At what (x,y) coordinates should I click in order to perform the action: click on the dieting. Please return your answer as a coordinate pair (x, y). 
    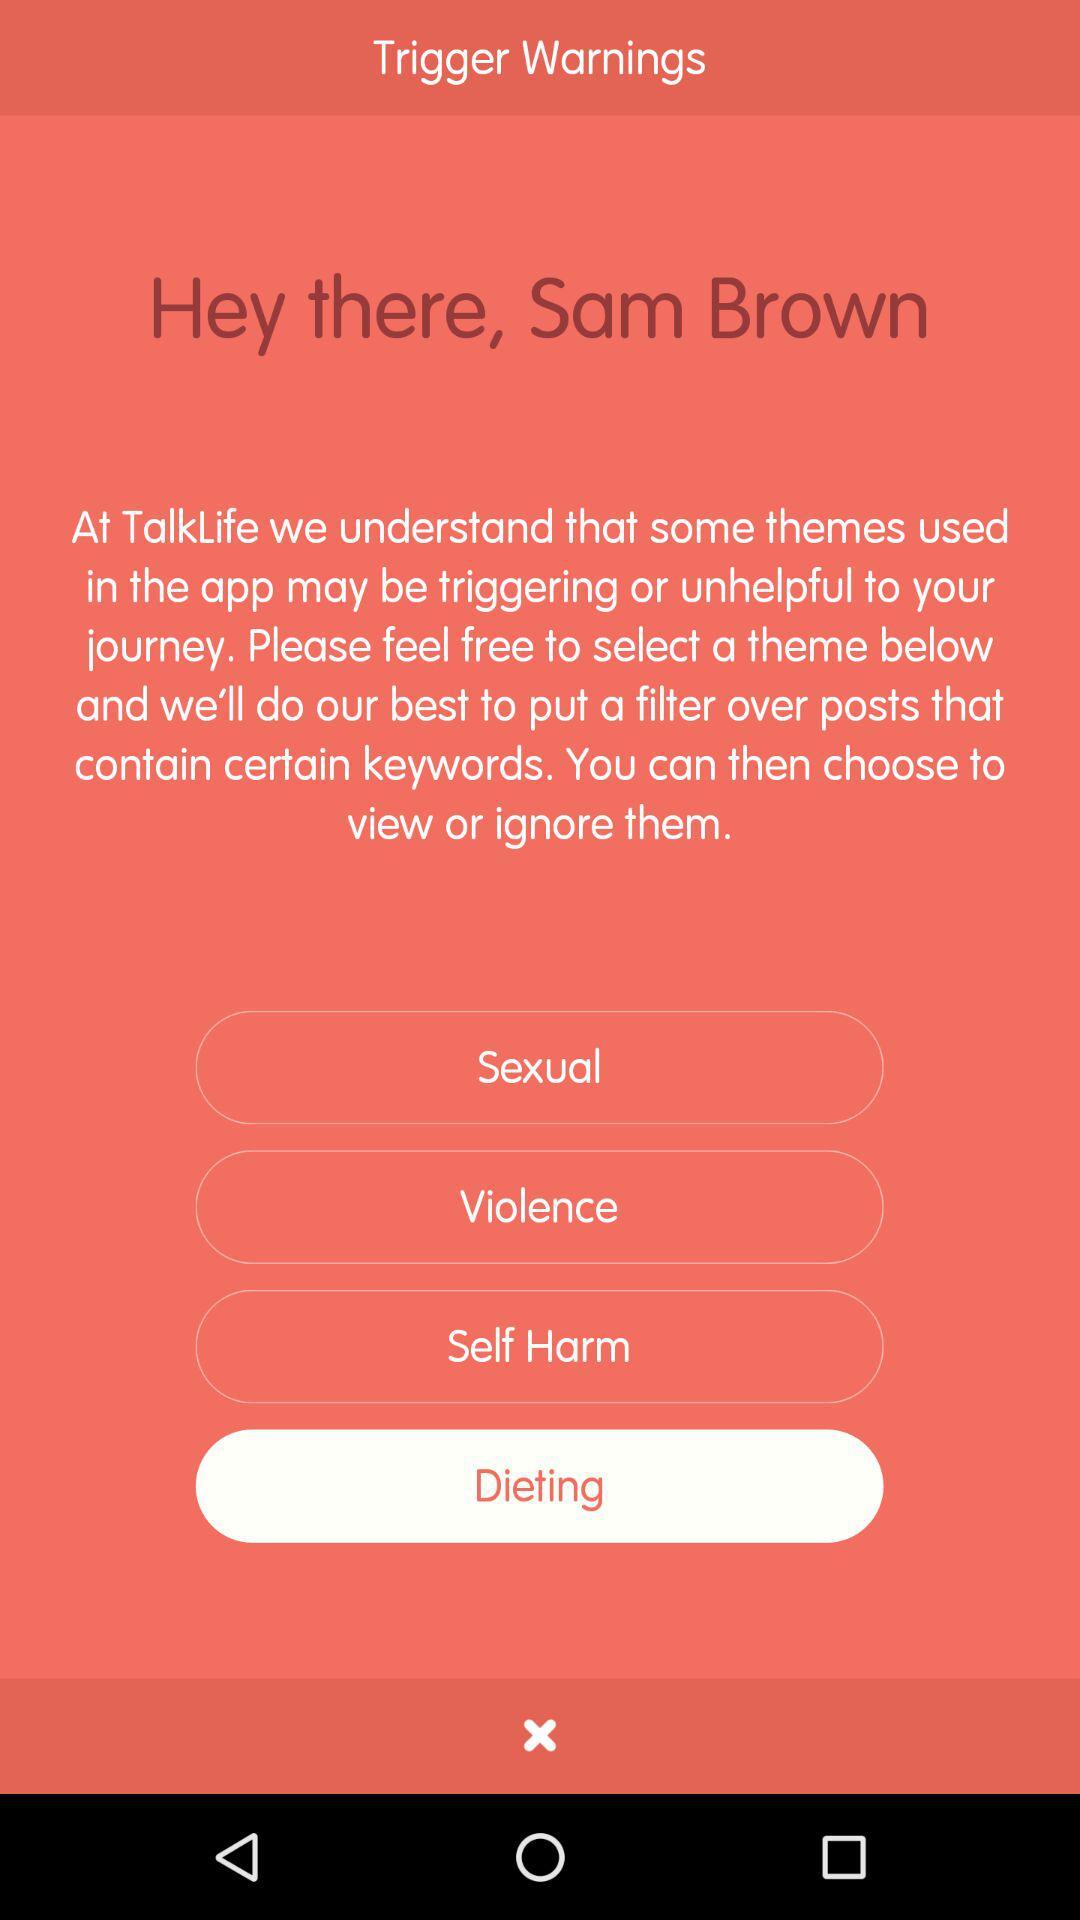
    Looking at the image, I should click on (538, 1486).